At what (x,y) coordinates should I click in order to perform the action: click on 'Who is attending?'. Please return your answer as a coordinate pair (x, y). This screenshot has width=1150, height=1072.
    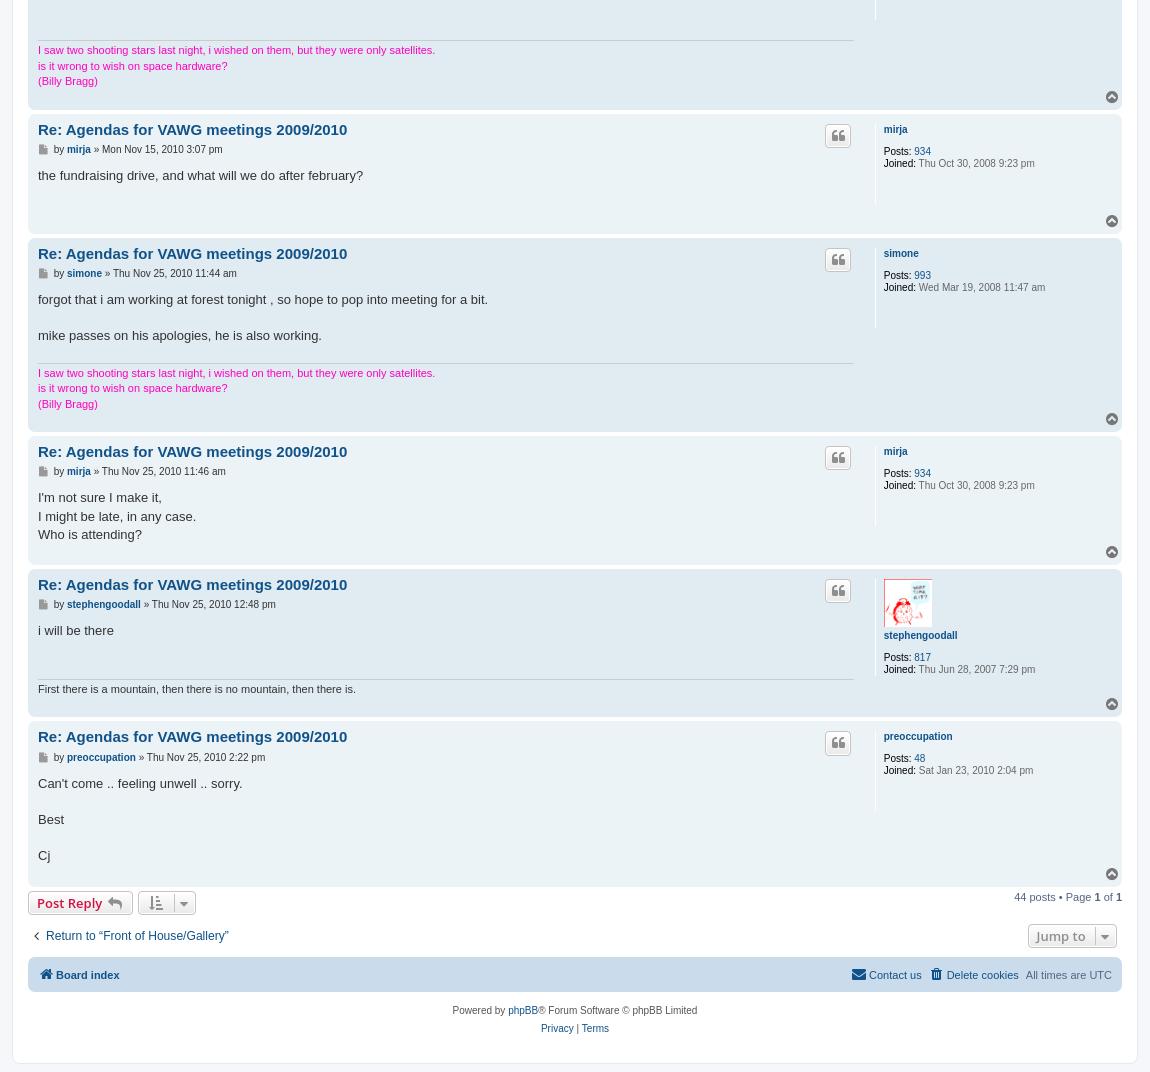
    Looking at the image, I should click on (89, 533).